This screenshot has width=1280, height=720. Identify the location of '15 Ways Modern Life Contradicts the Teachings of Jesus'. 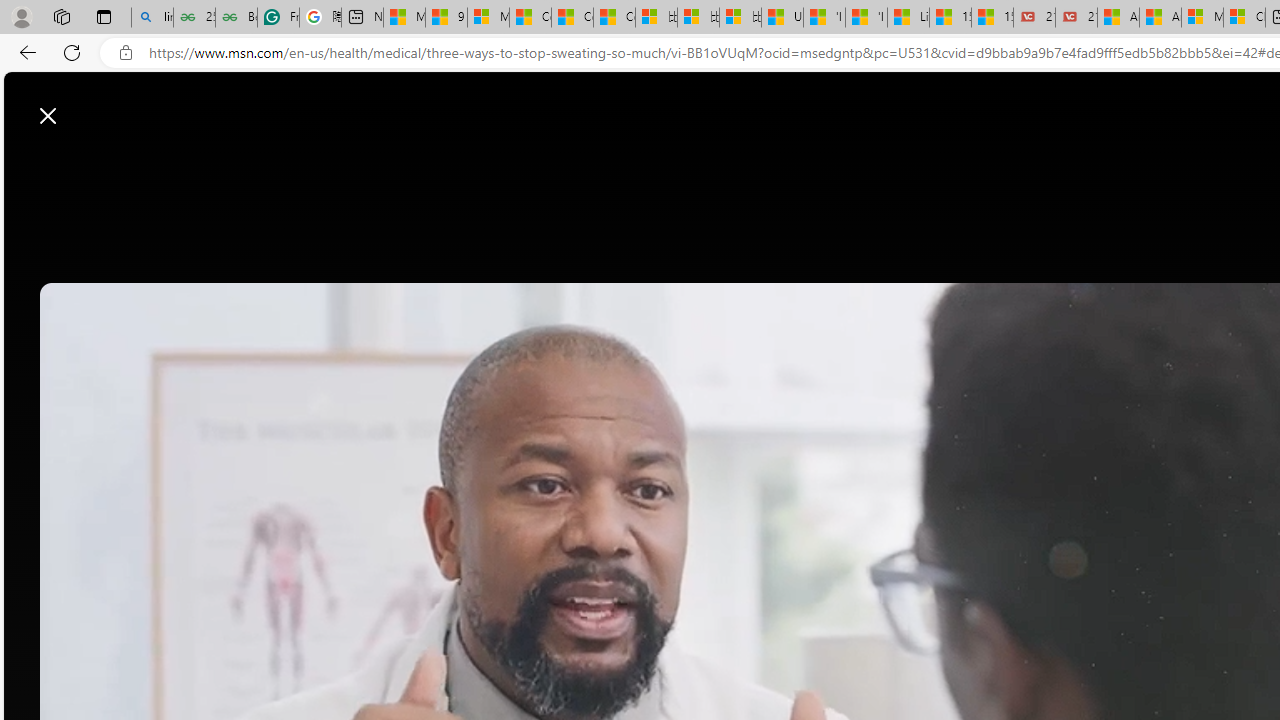
(992, 17).